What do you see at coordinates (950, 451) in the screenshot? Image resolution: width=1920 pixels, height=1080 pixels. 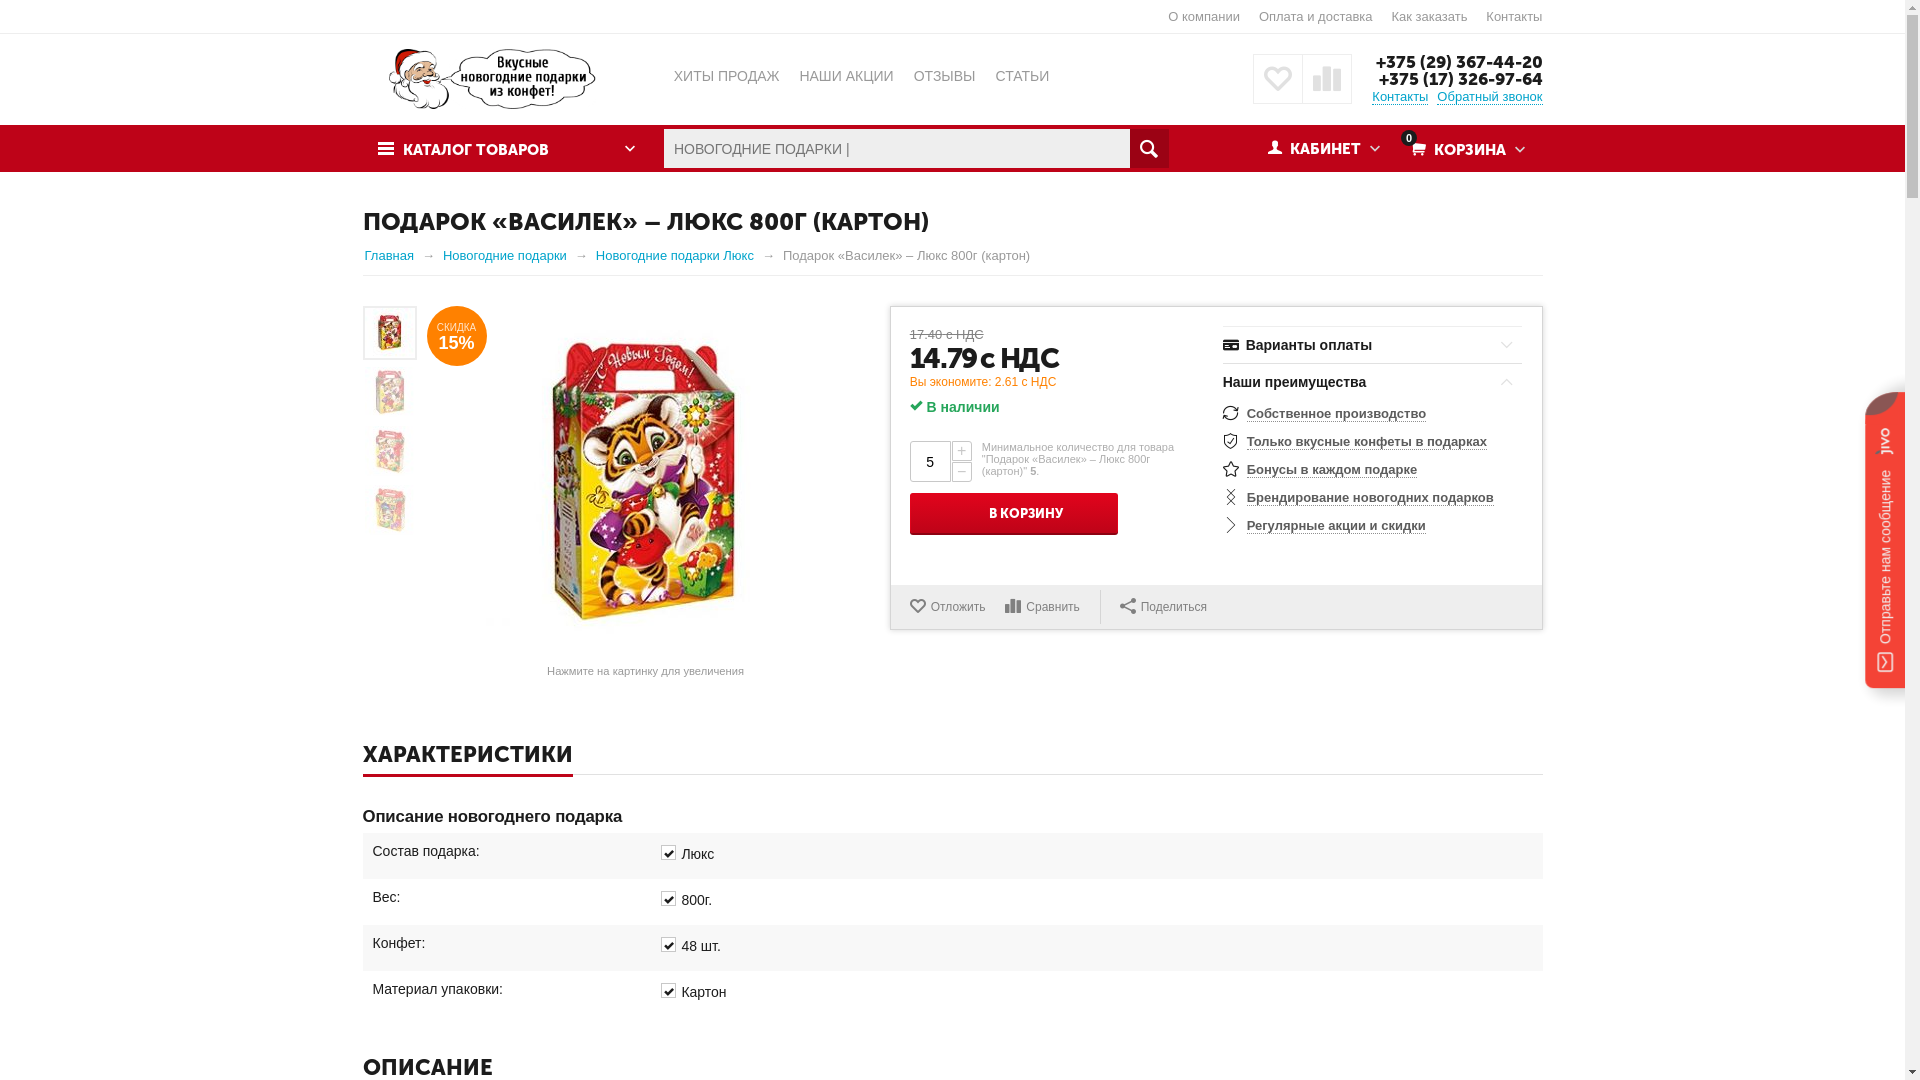 I see `'+'` at bounding box center [950, 451].